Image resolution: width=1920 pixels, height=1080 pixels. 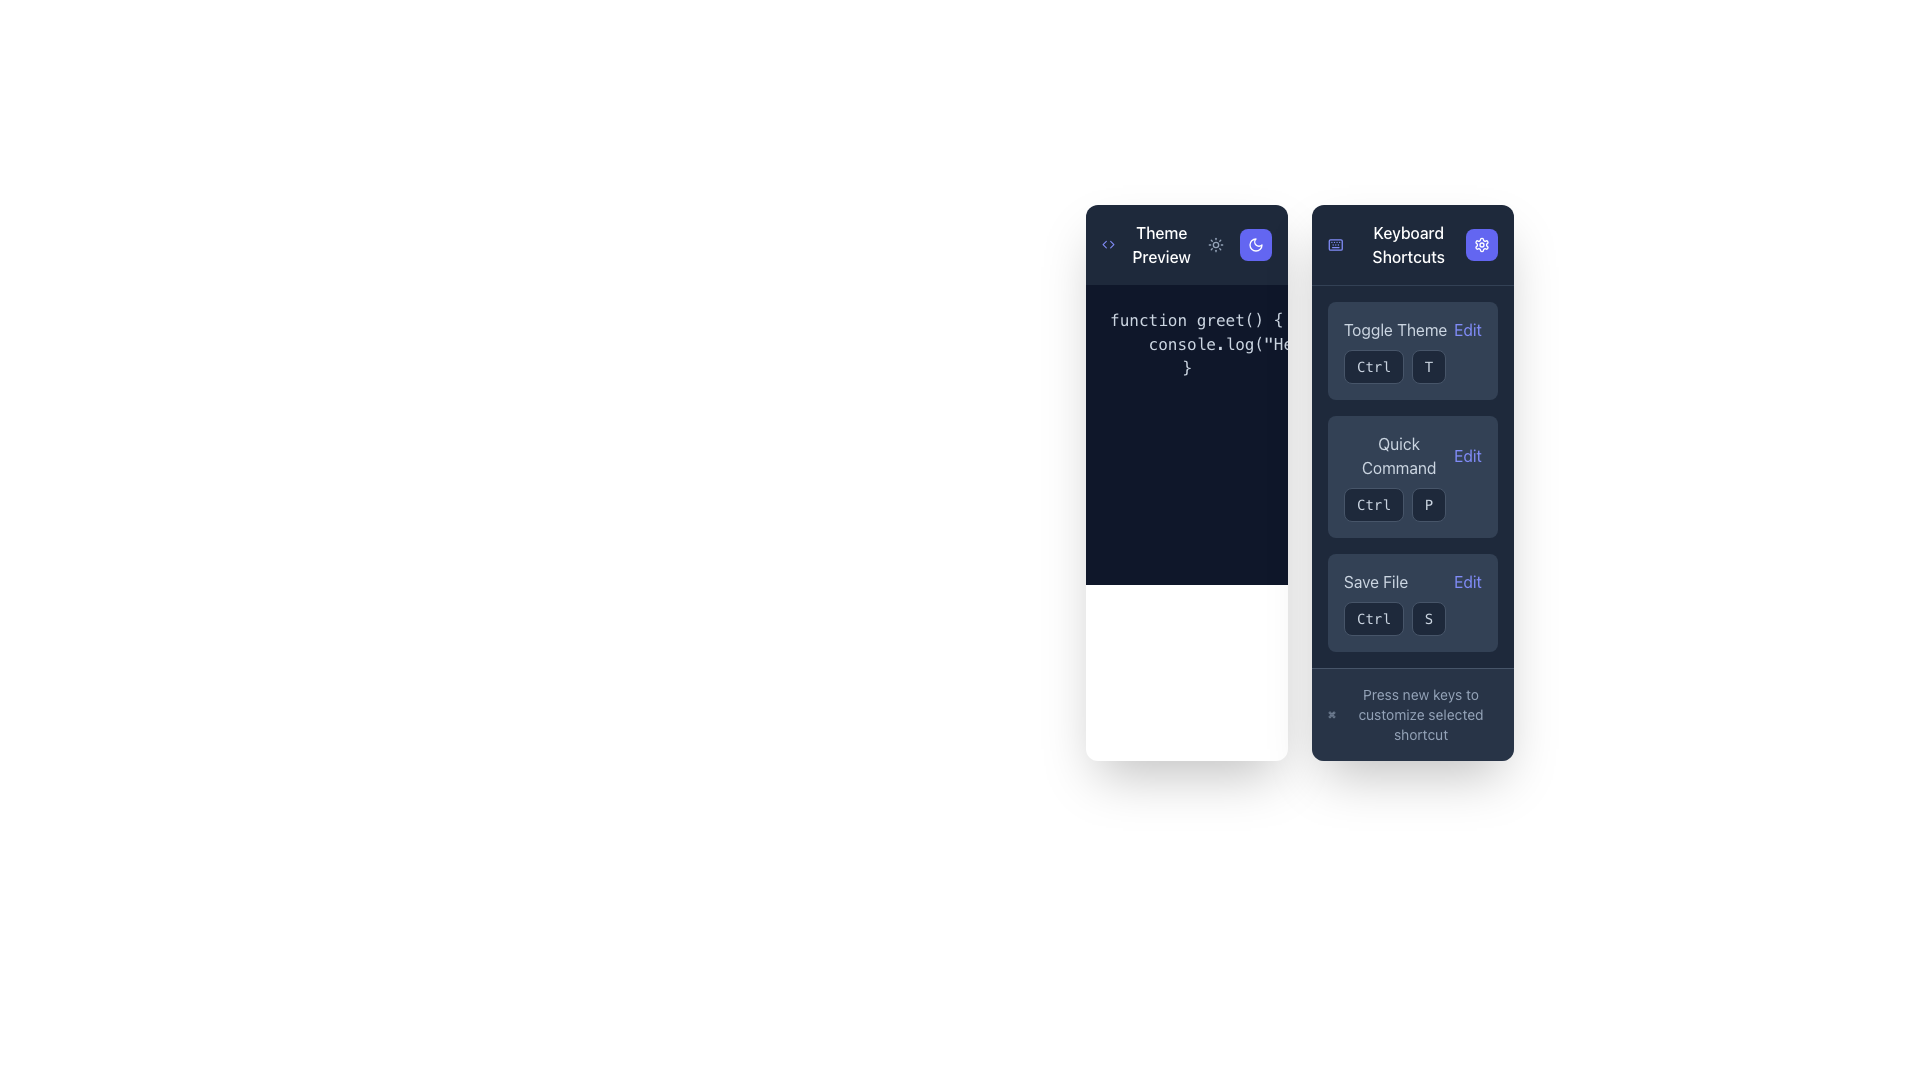 What do you see at coordinates (1482, 244) in the screenshot?
I see `the settings button represented by the gear icon located at the top-right corner of the 'Keyboard Shortcuts' card` at bounding box center [1482, 244].